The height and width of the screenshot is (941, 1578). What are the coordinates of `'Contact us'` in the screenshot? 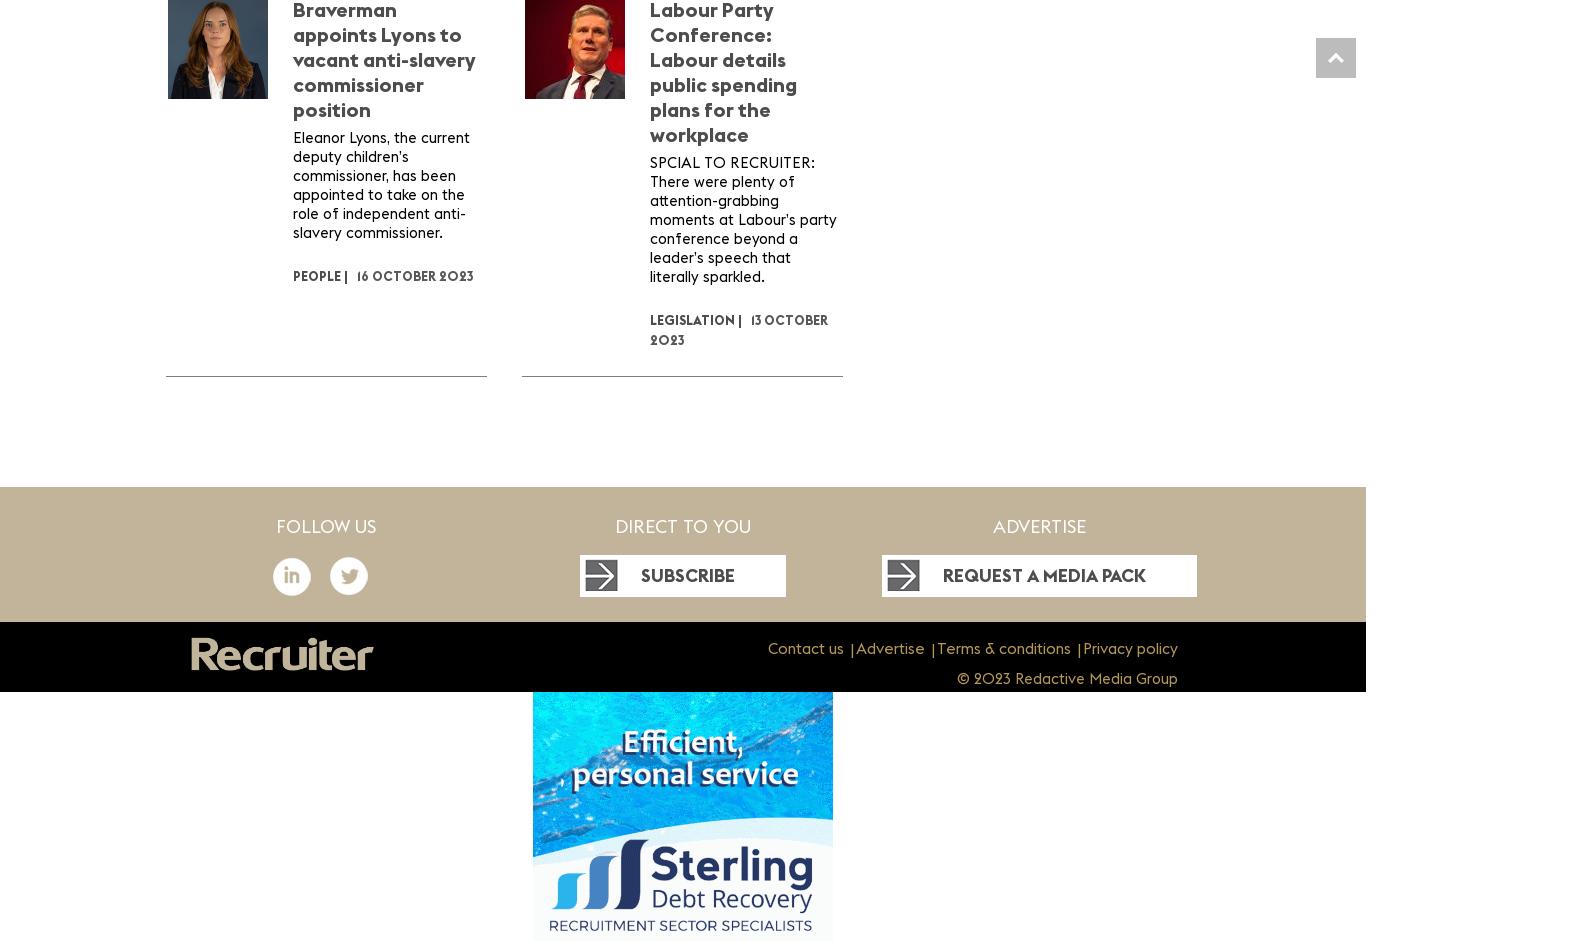 It's located at (803, 648).